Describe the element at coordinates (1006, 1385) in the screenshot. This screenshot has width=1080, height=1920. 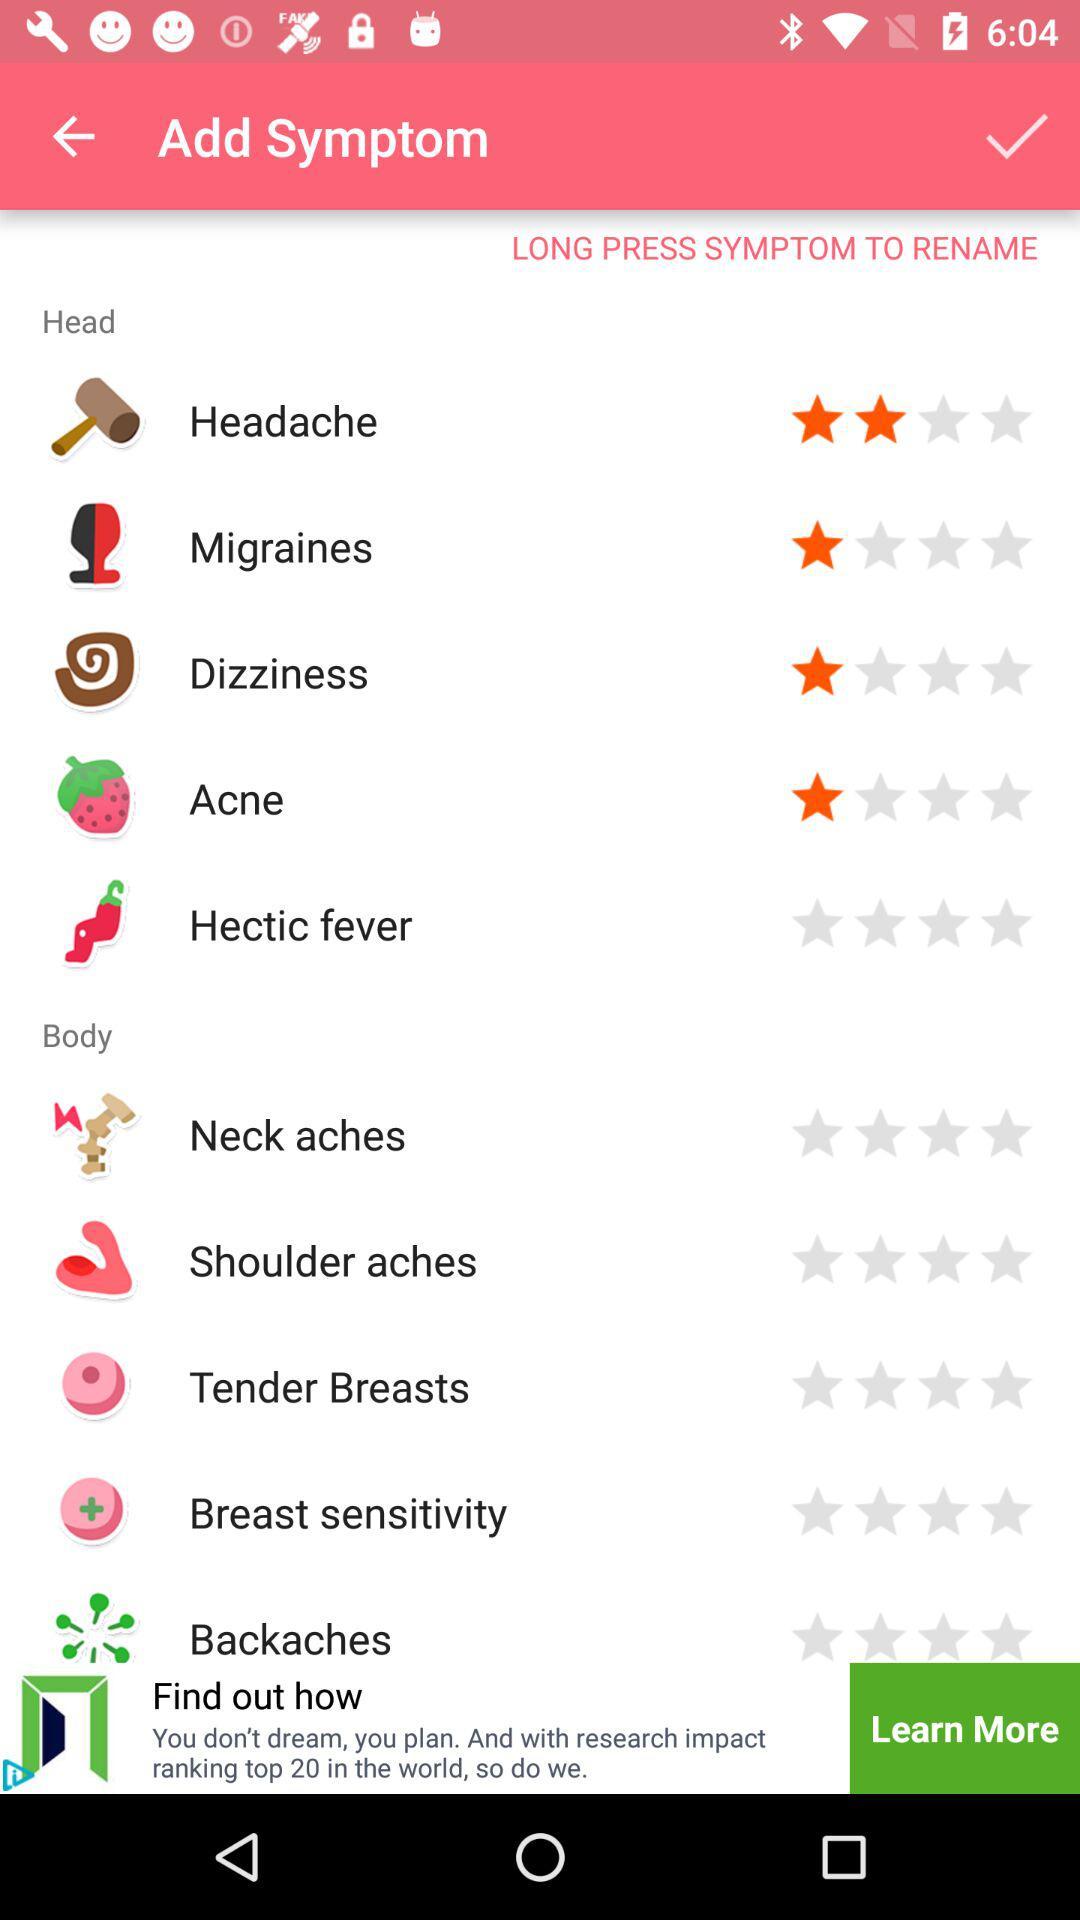
I see `rate symptom 4 stars` at that location.